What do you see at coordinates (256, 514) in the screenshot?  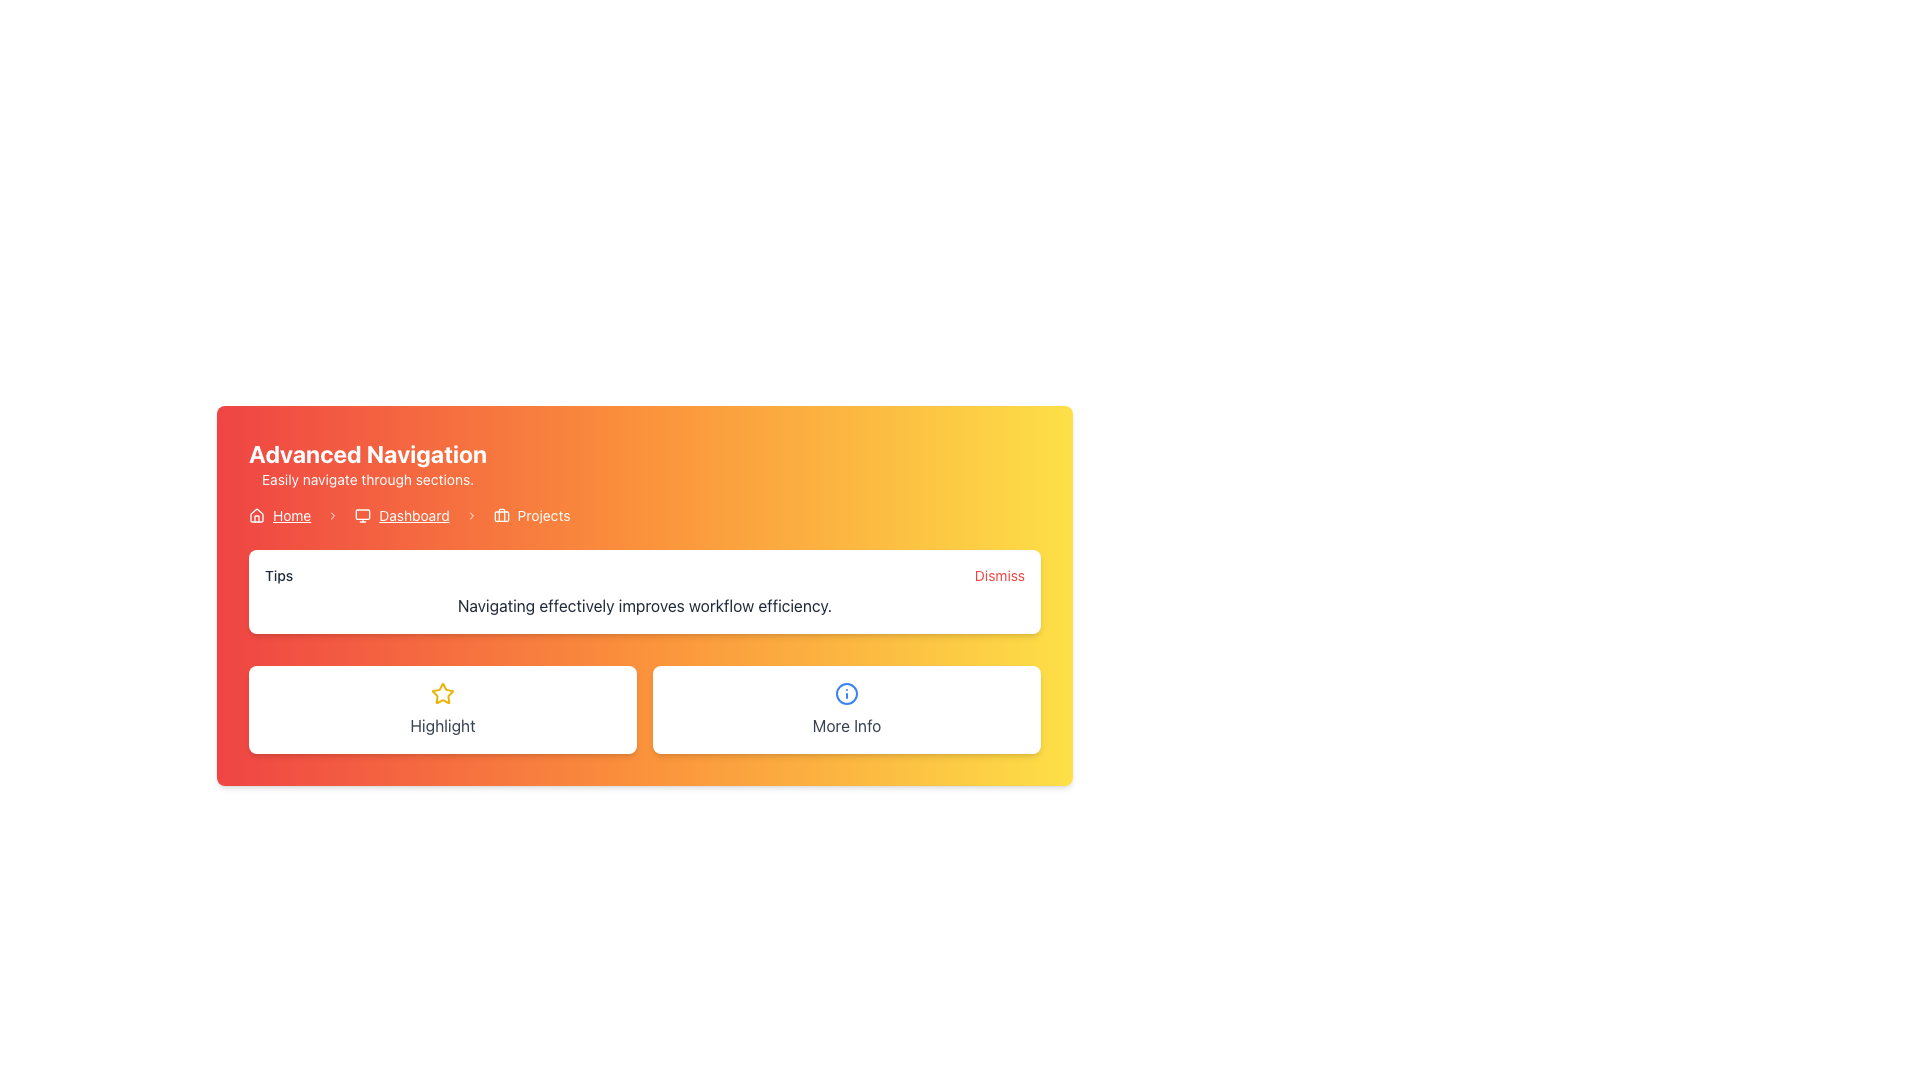 I see `the stylized house icon in the breadcrumb navigation to trigger a tooltip` at bounding box center [256, 514].